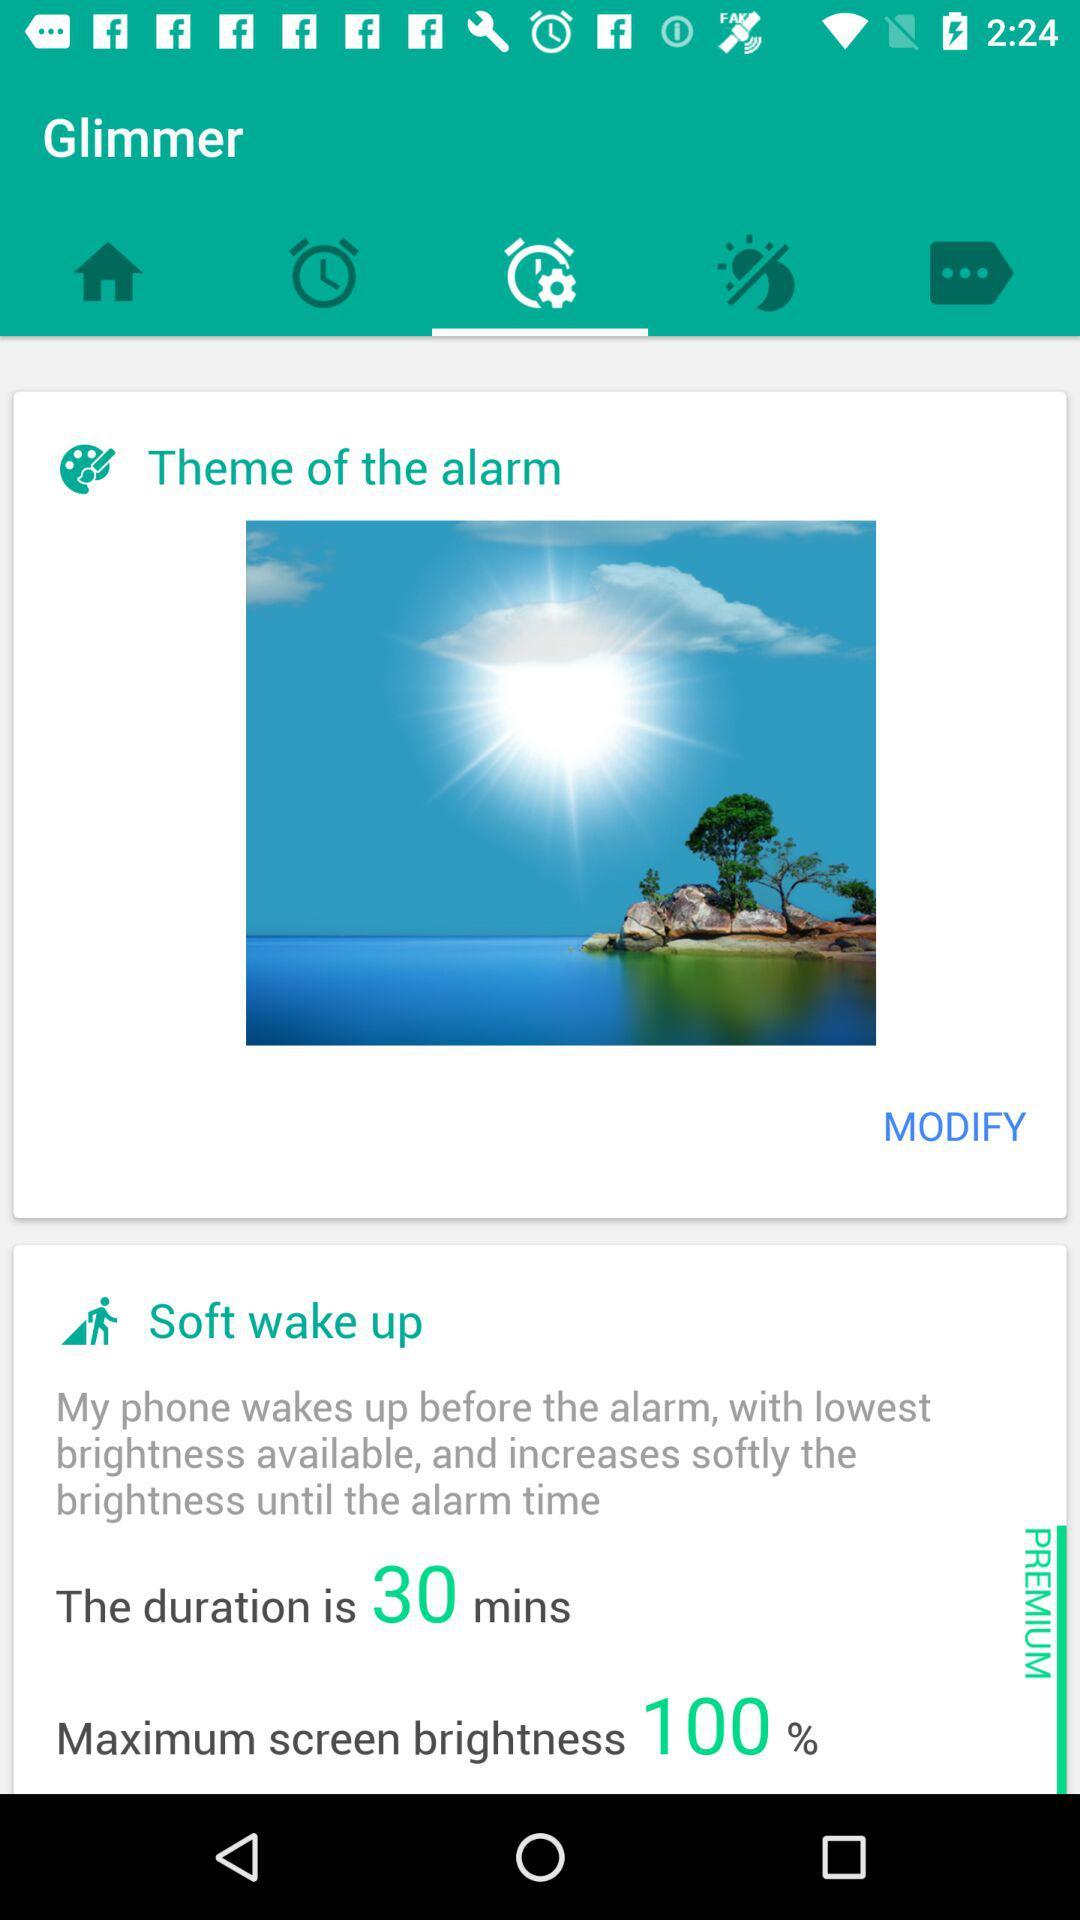  What do you see at coordinates (560, 781) in the screenshot?
I see `modify theme` at bounding box center [560, 781].